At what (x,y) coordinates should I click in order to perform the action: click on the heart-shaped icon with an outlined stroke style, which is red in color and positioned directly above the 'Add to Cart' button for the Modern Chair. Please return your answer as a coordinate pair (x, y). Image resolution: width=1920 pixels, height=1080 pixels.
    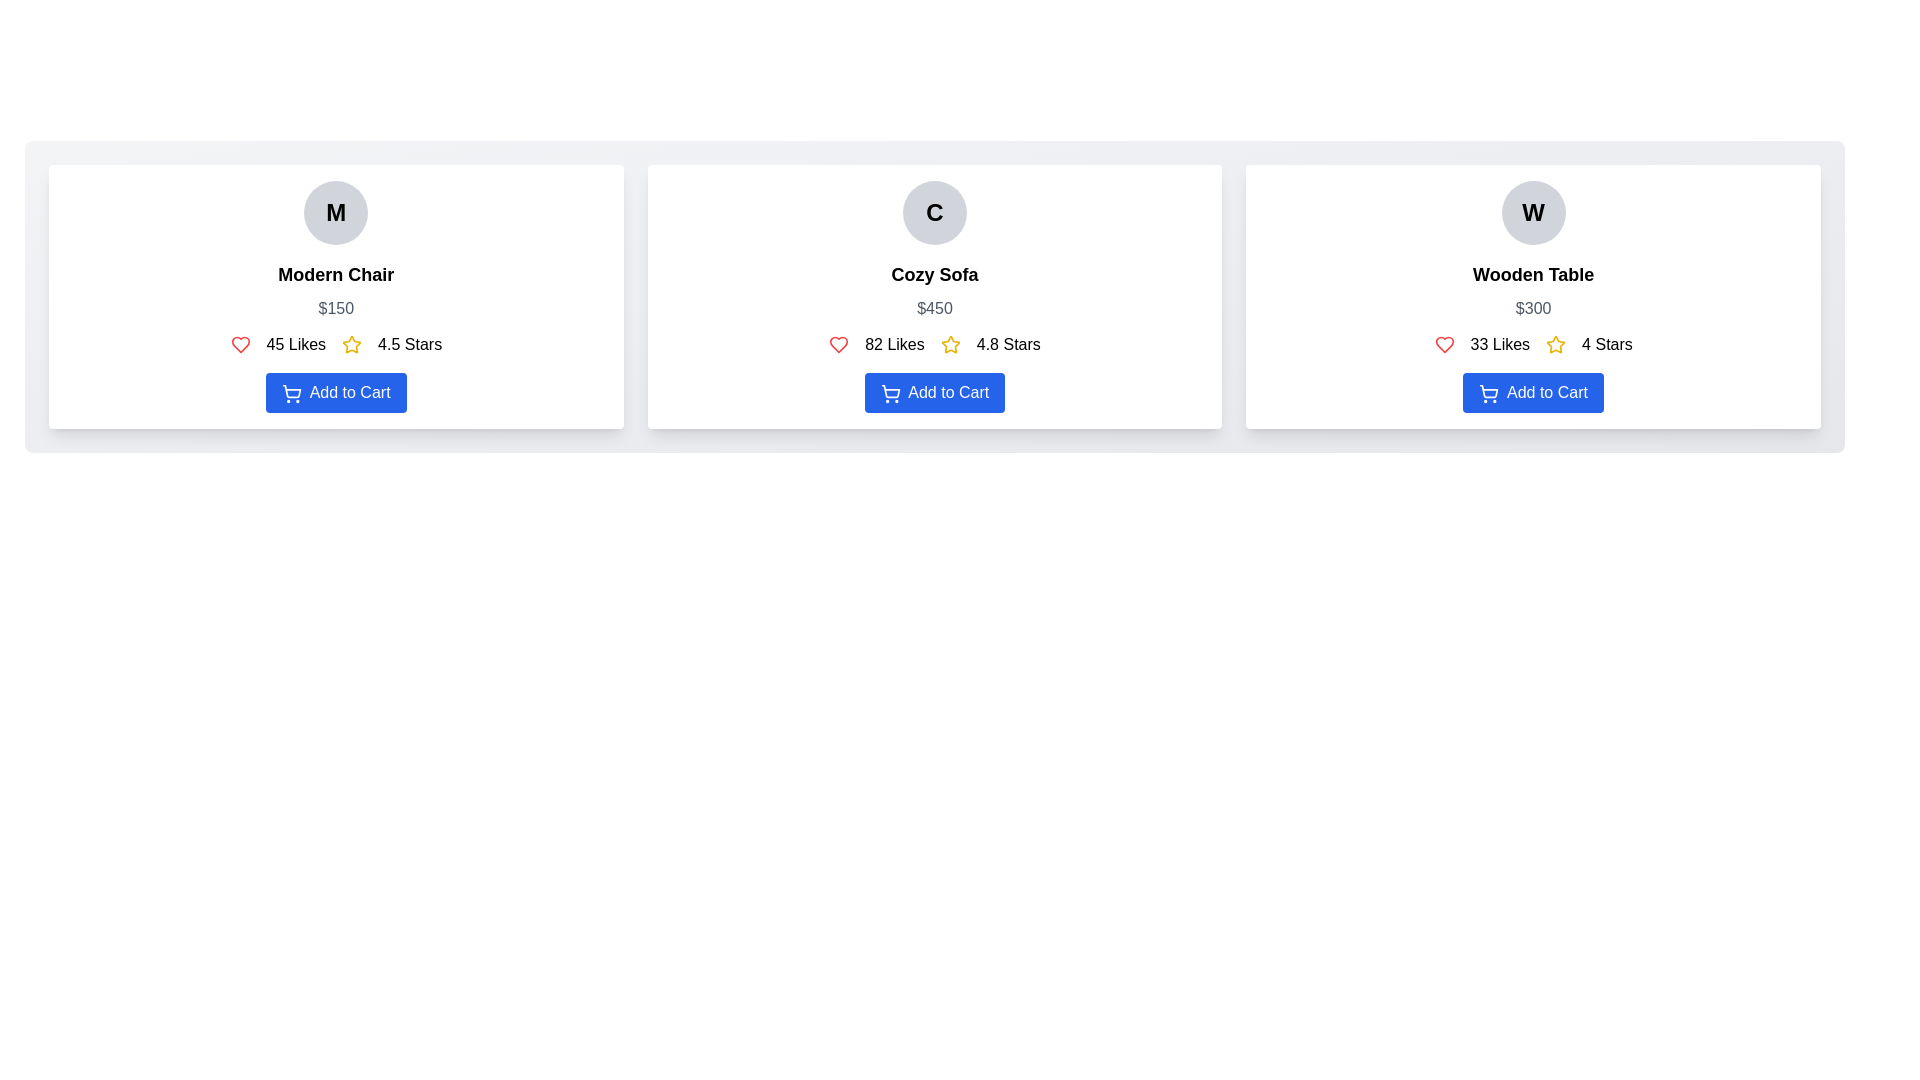
    Looking at the image, I should click on (240, 343).